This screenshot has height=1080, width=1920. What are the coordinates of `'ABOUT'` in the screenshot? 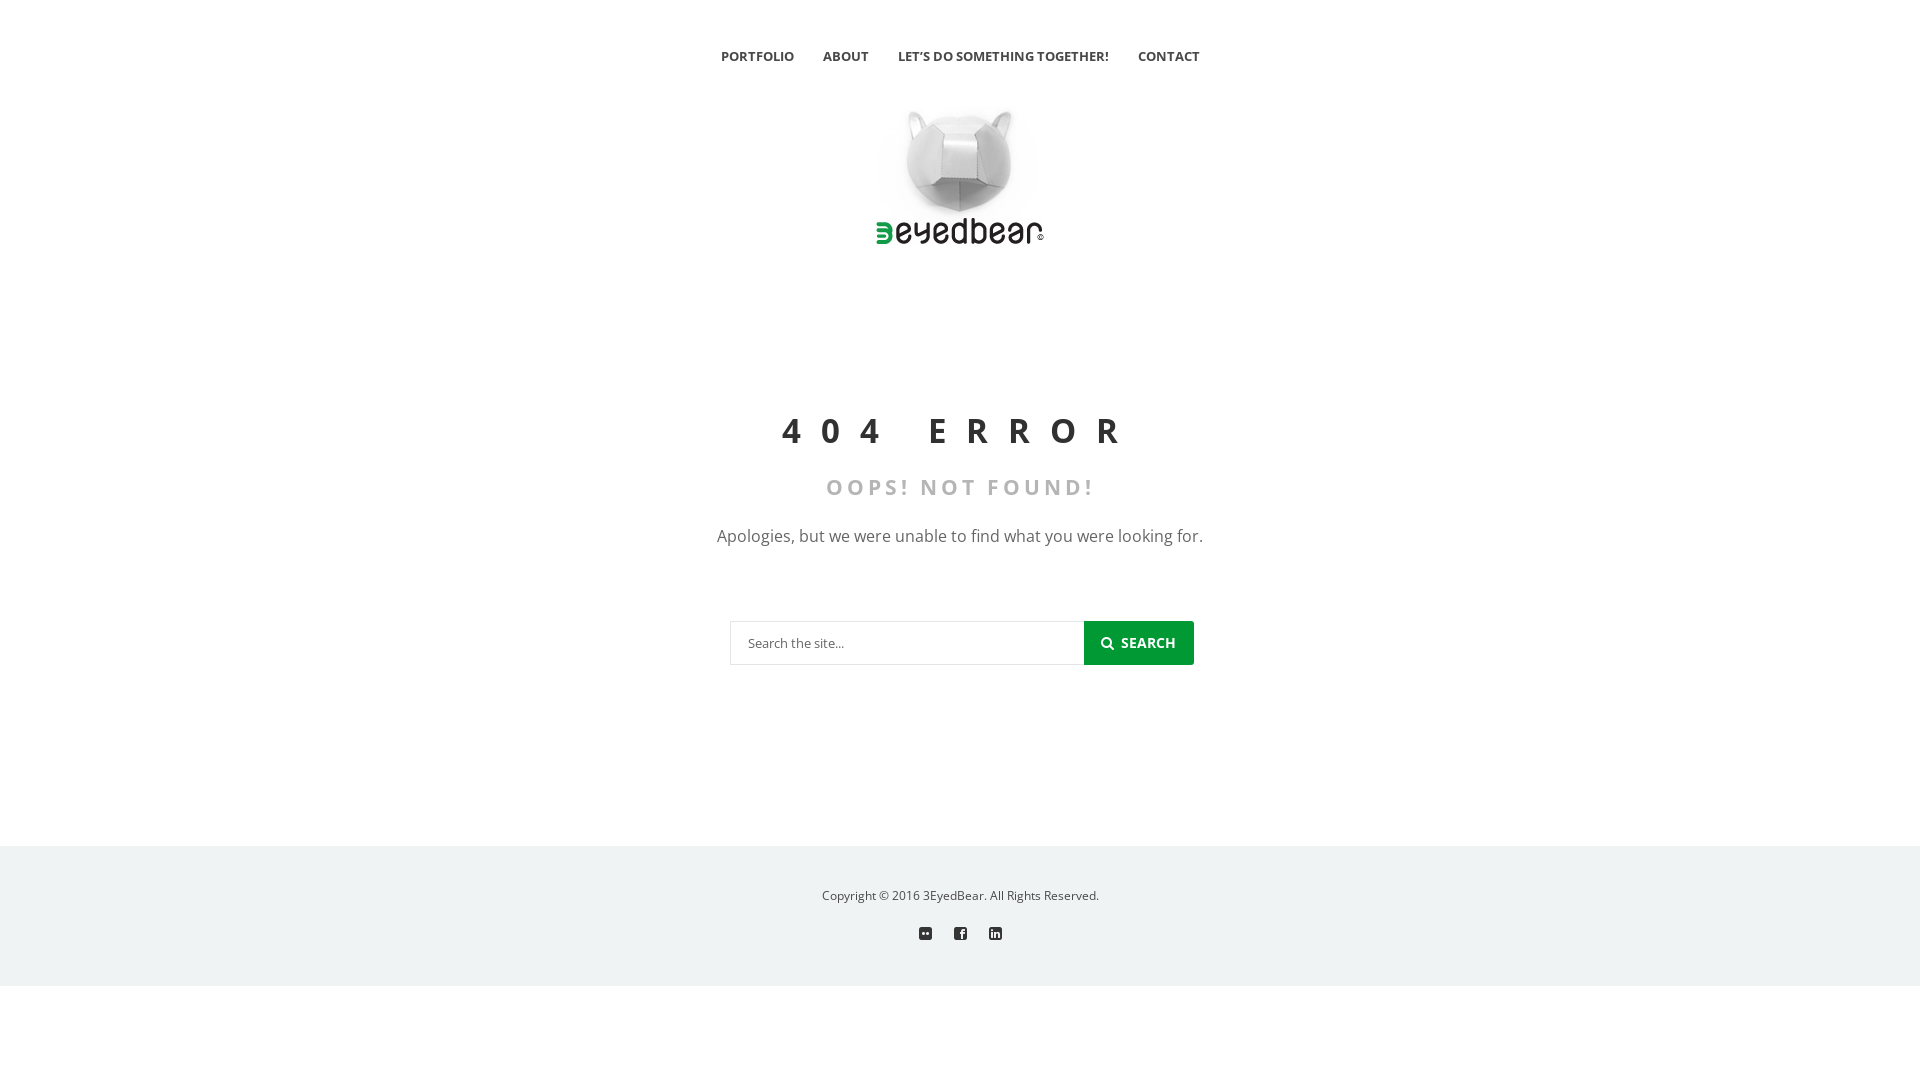 It's located at (844, 55).